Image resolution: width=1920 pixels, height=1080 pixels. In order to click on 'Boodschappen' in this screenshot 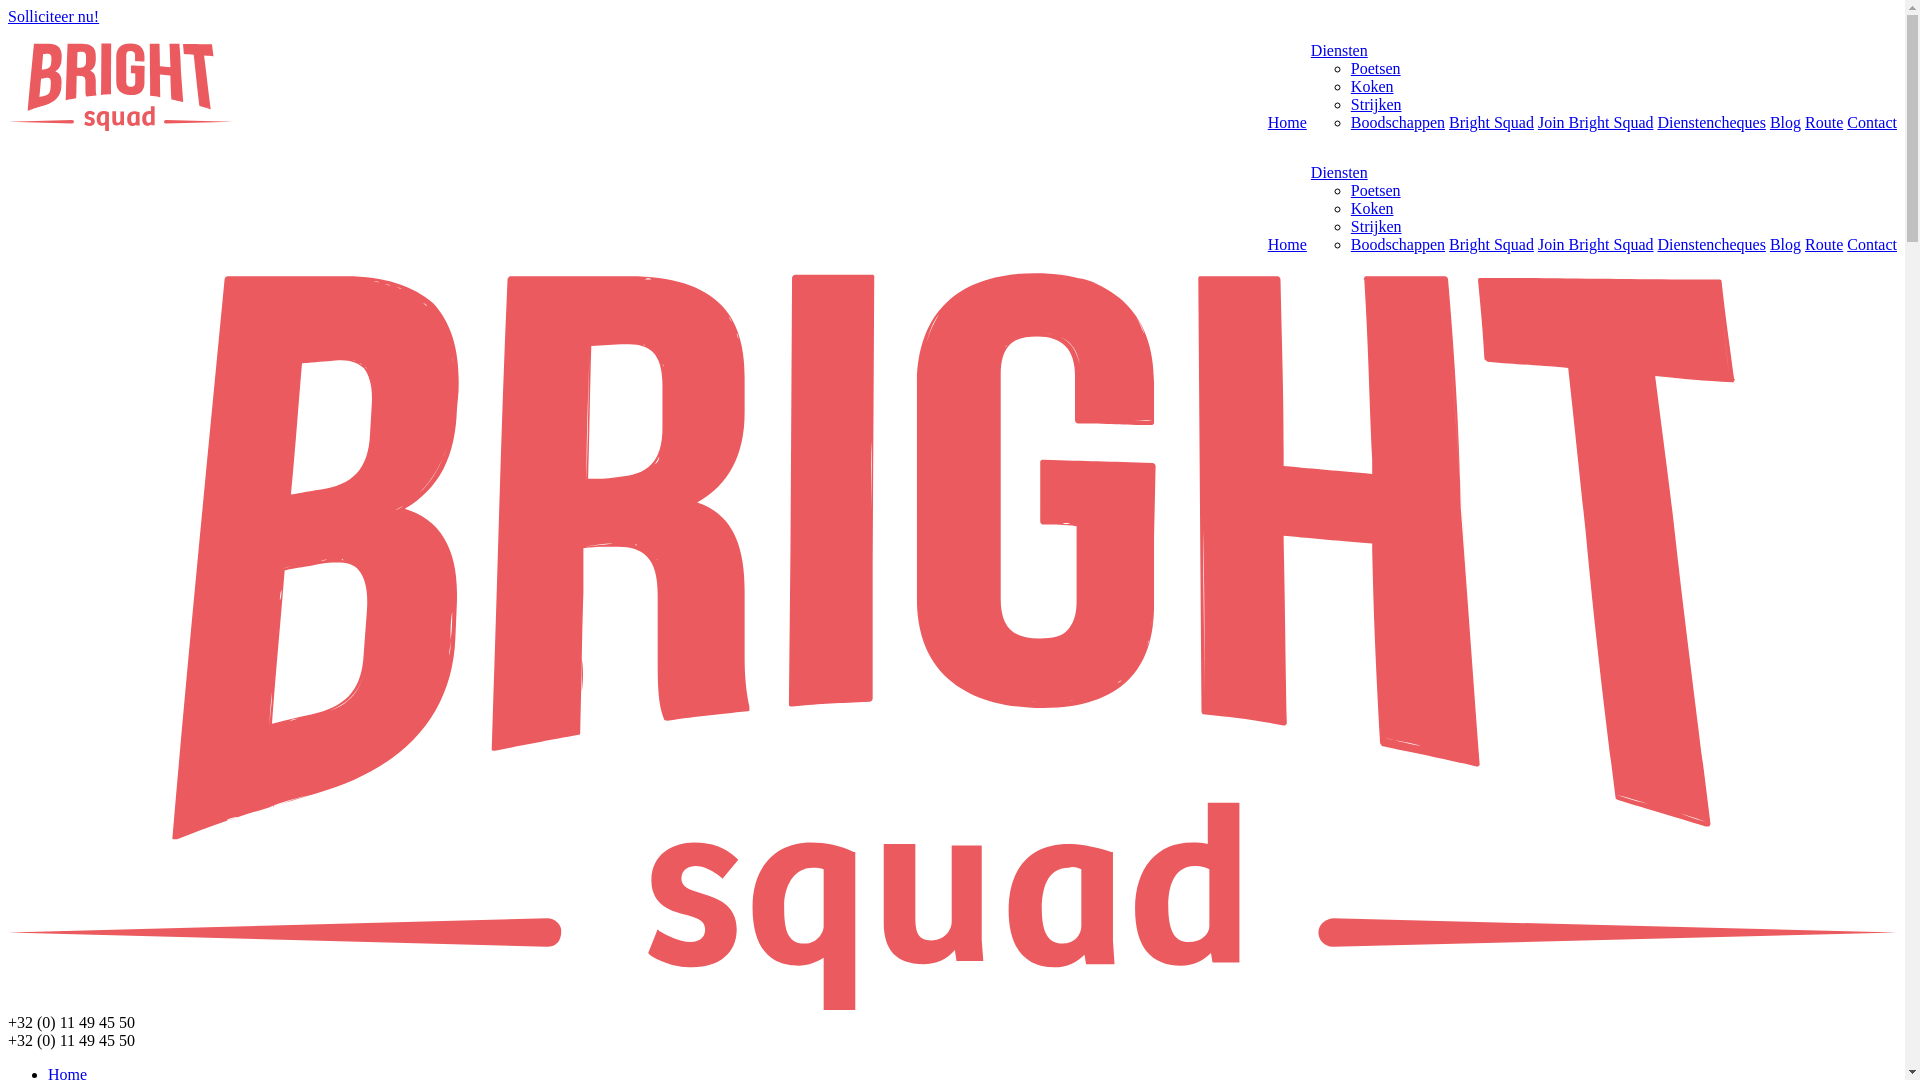, I will do `click(1350, 122)`.